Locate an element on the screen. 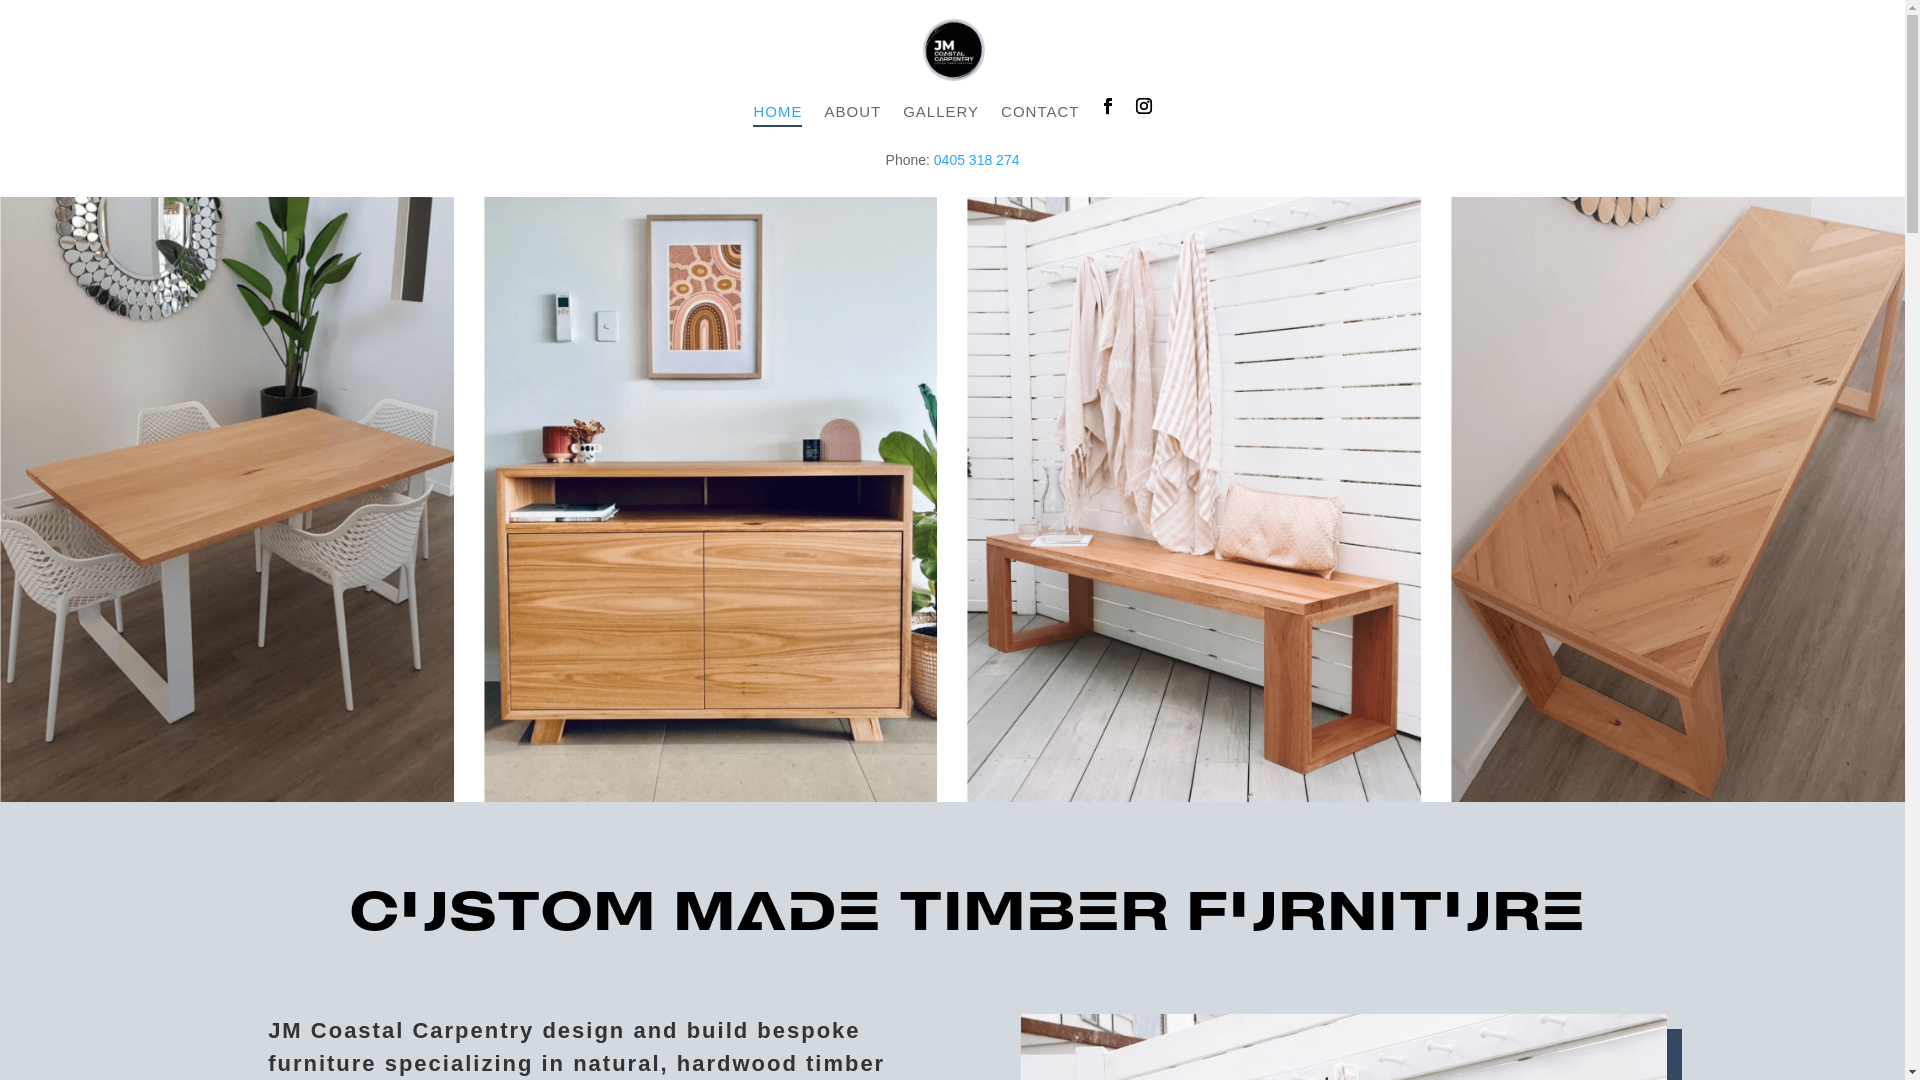 This screenshot has height=1080, width=1920. 'CONTACT' is located at coordinates (1001, 127).